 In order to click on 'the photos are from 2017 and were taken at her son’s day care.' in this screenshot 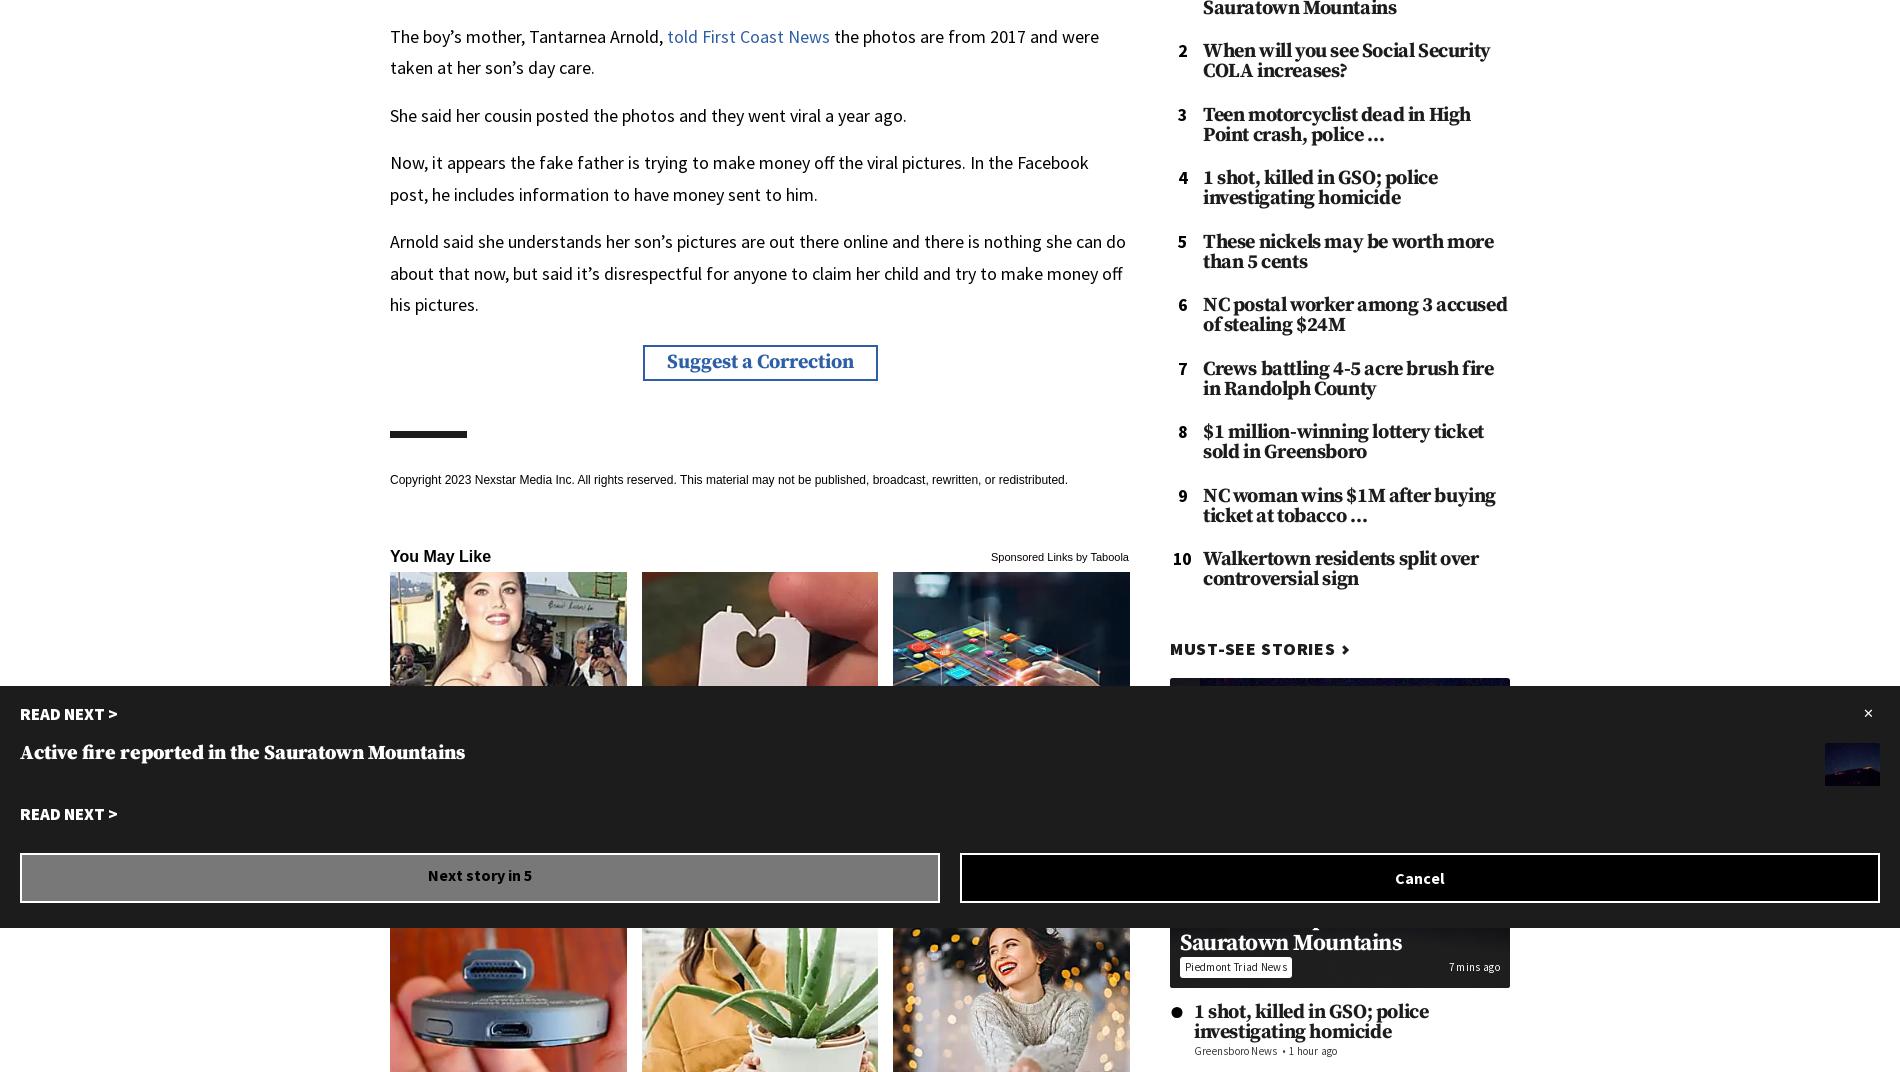, I will do `click(743, 50)`.